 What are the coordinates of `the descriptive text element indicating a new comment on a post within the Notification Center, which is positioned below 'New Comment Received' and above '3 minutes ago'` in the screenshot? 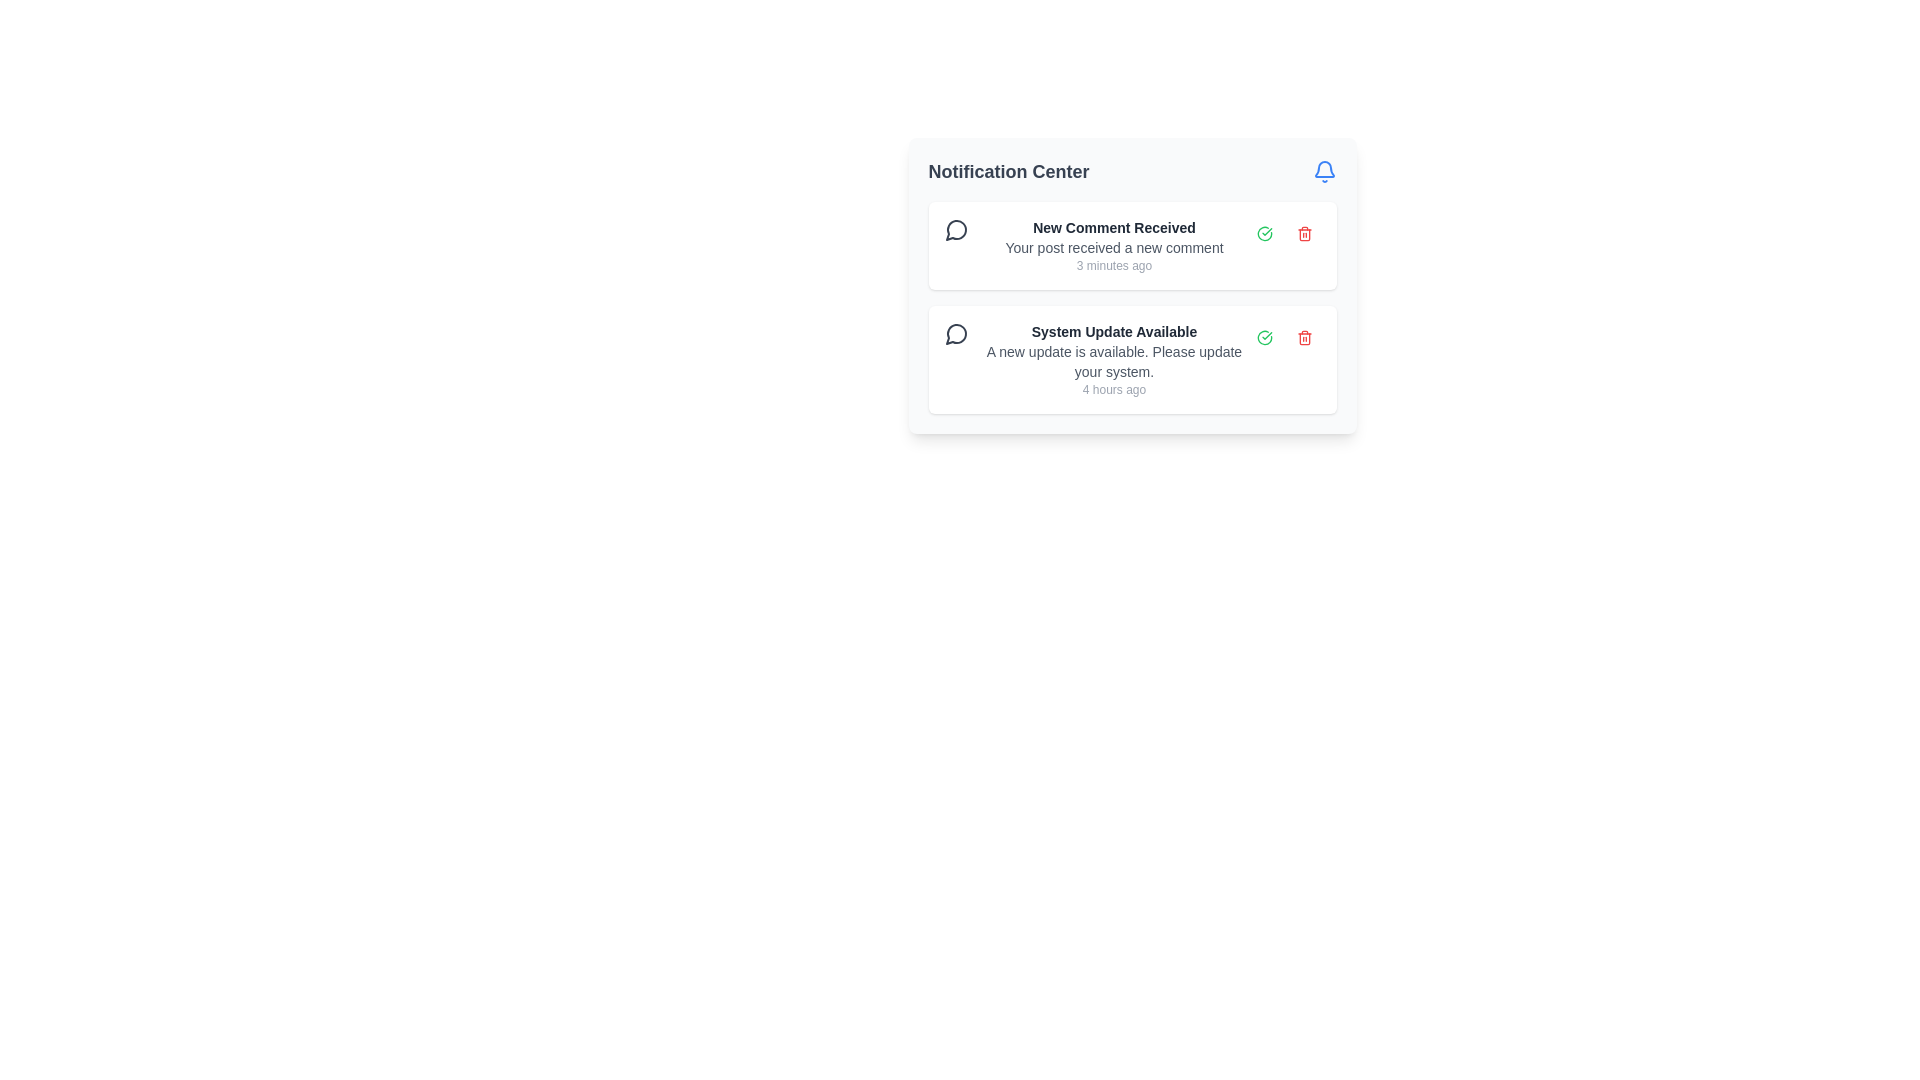 It's located at (1113, 246).